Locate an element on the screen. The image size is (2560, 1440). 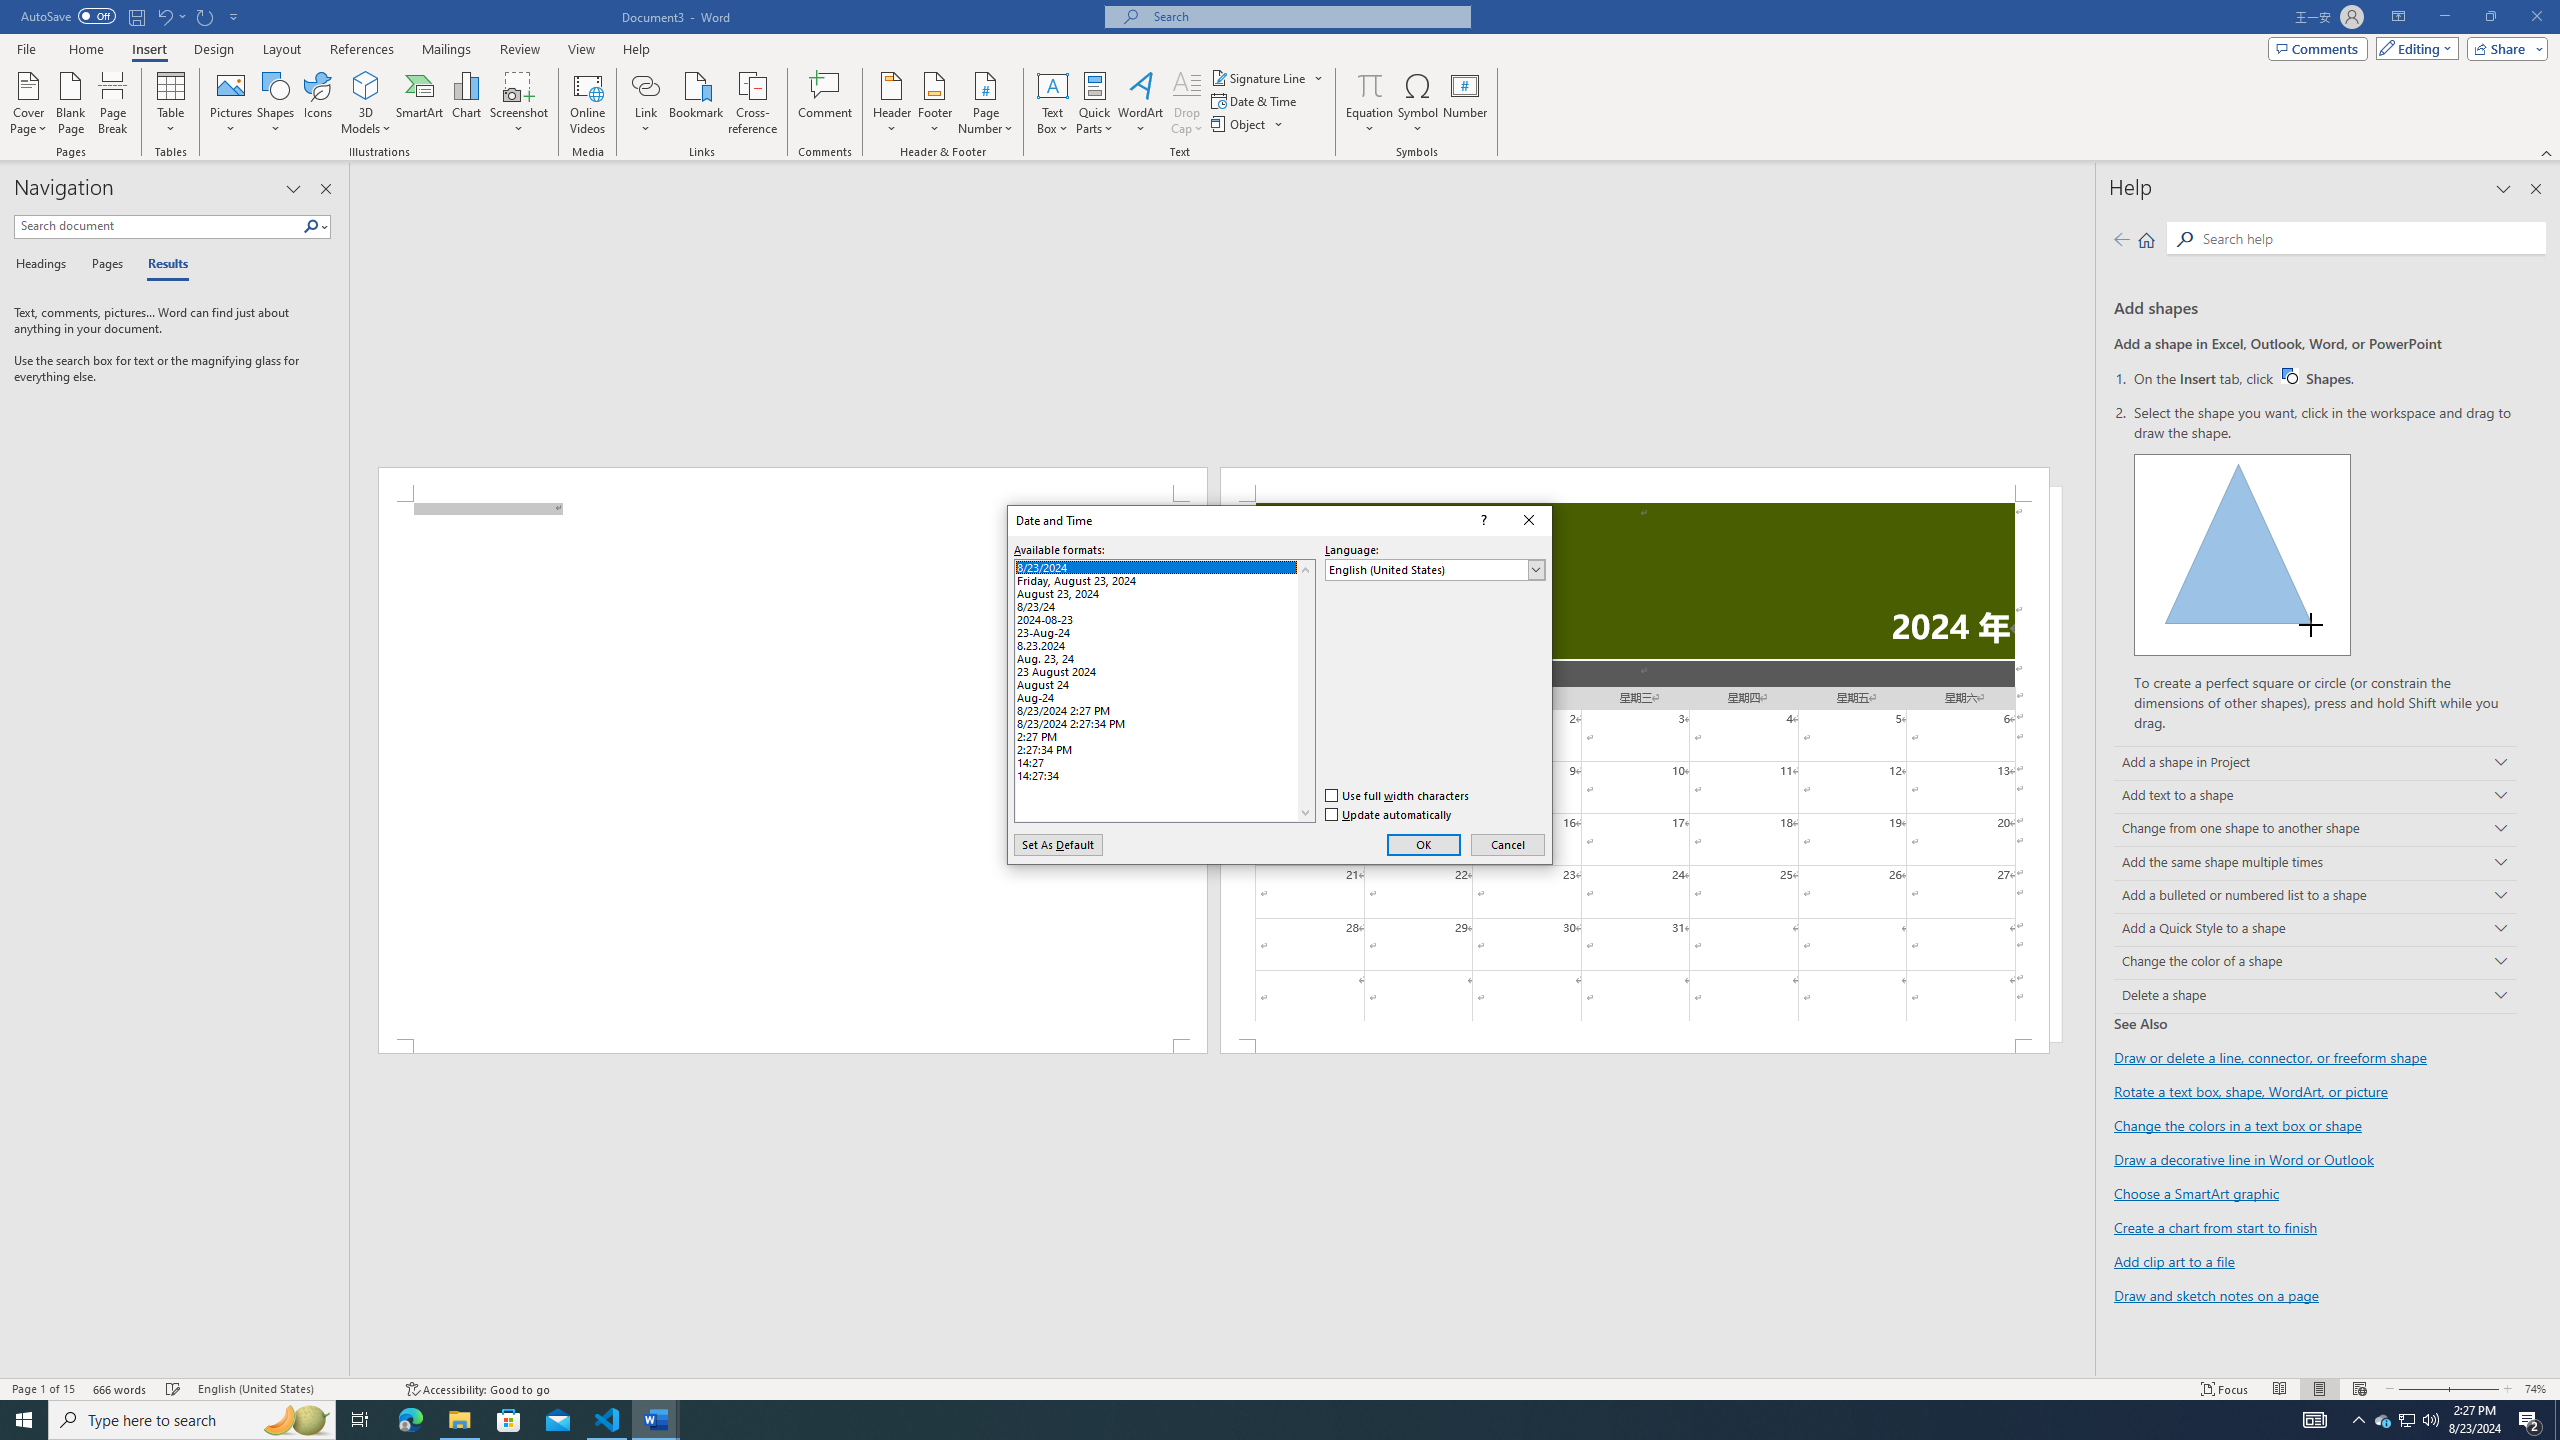
'2:27:34 PM' is located at coordinates (1163, 747).